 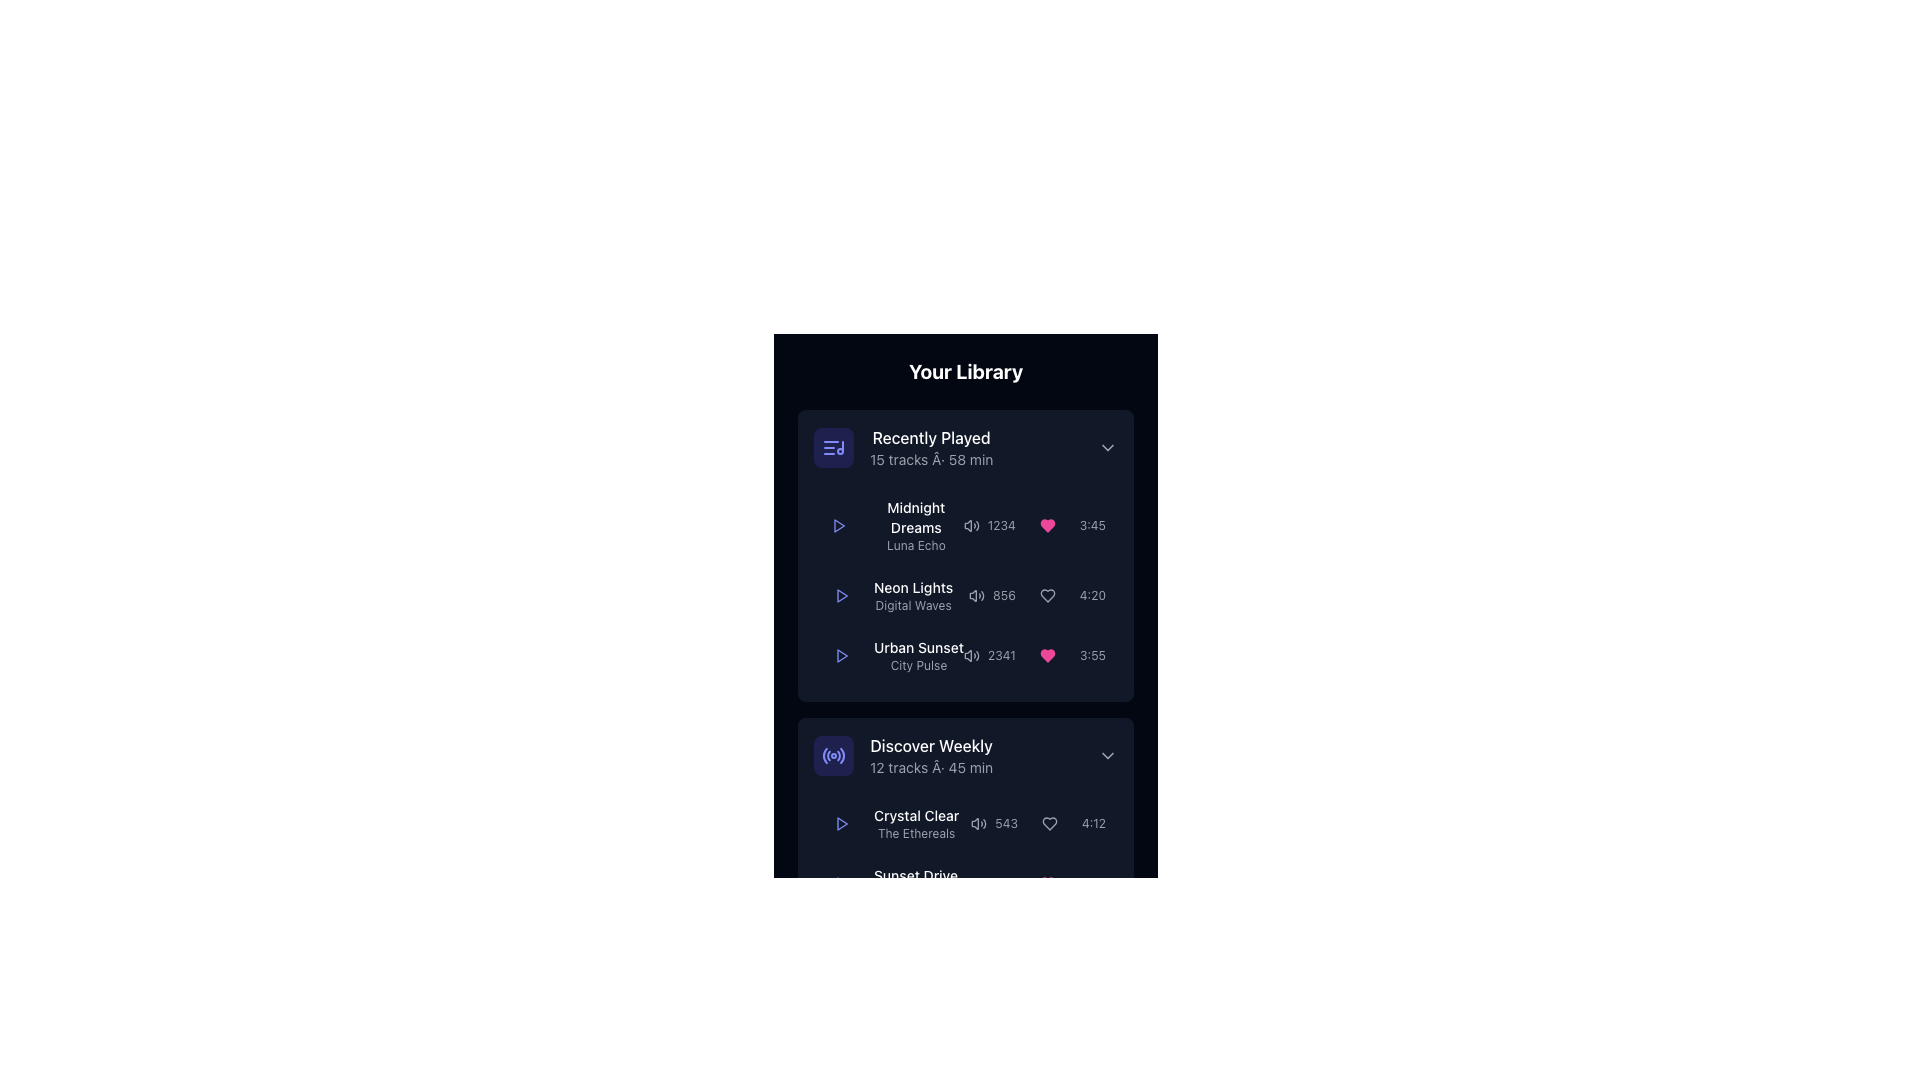 I want to click on the 'Crystal Clear' track item text, so click(x=891, y=824).